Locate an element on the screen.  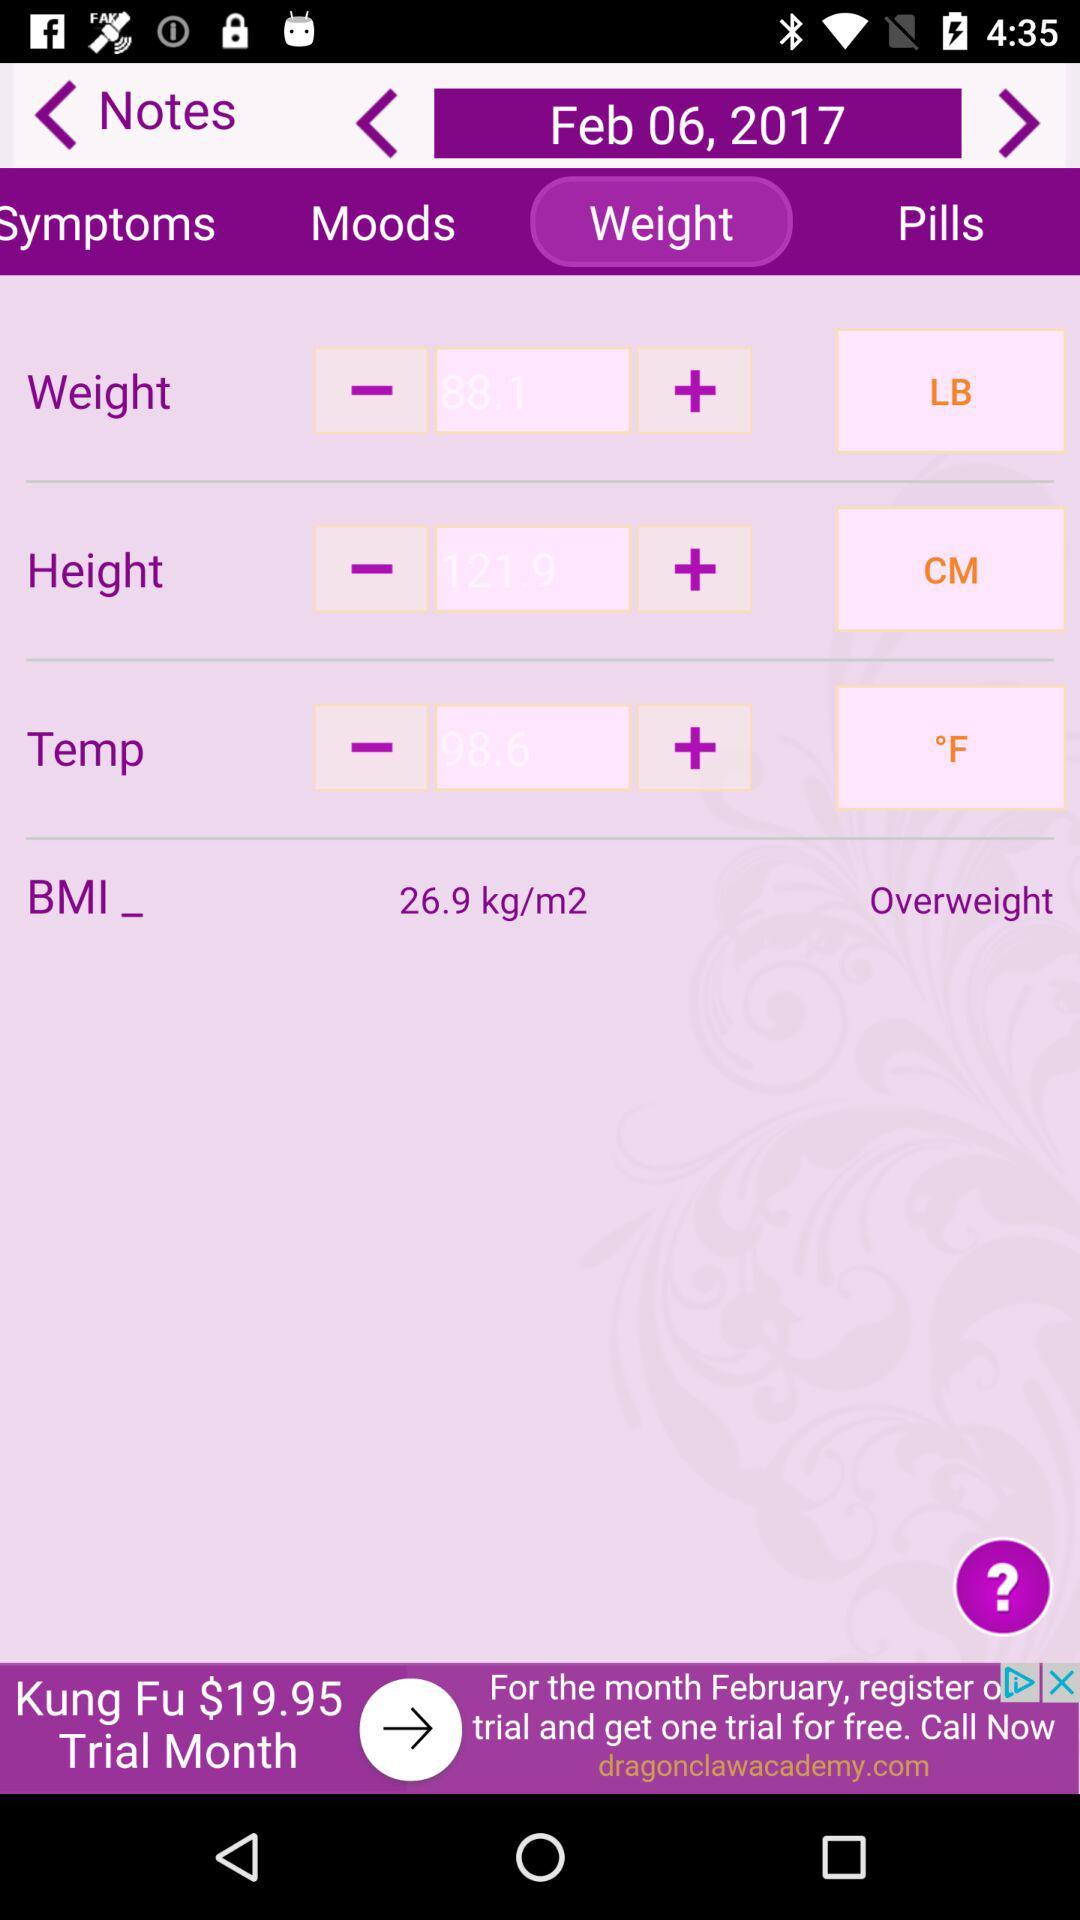
increase is located at coordinates (693, 746).